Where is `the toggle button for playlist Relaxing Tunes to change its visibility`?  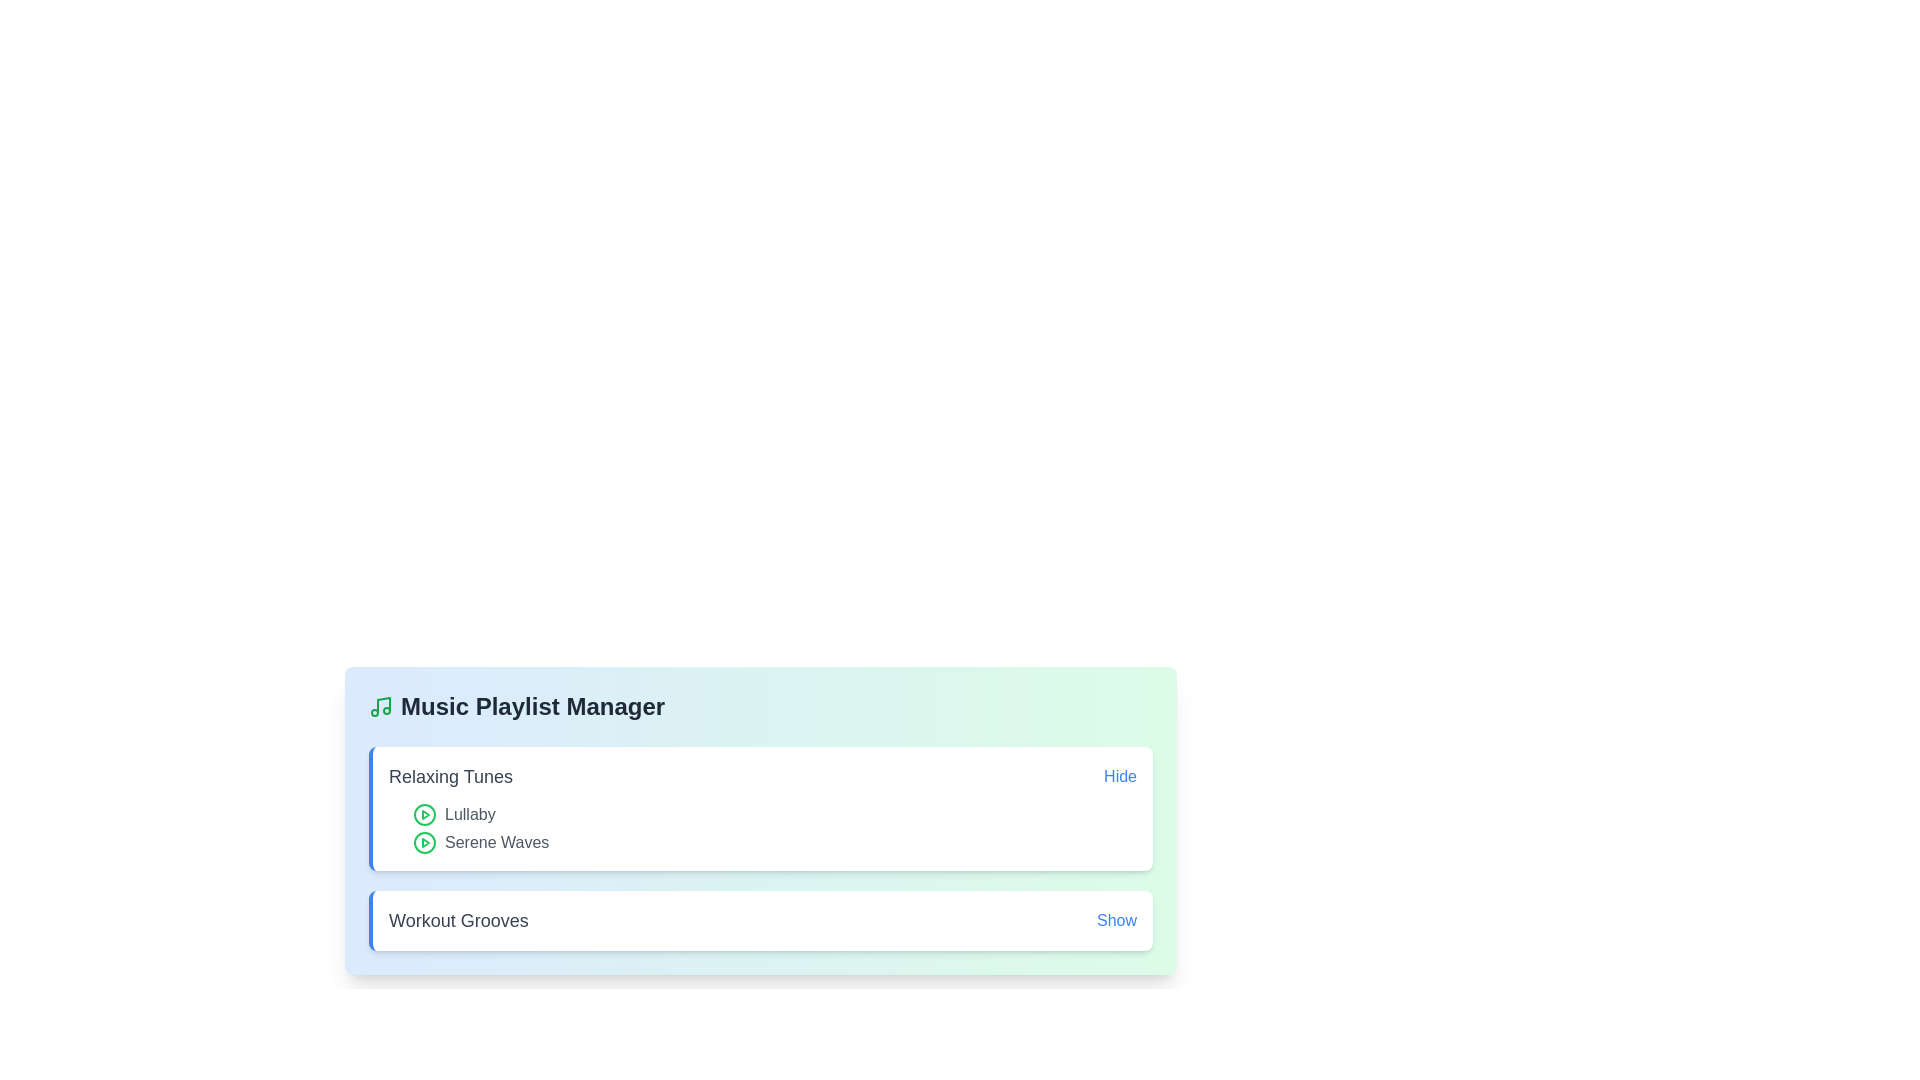
the toggle button for playlist Relaxing Tunes to change its visibility is located at coordinates (1120, 775).